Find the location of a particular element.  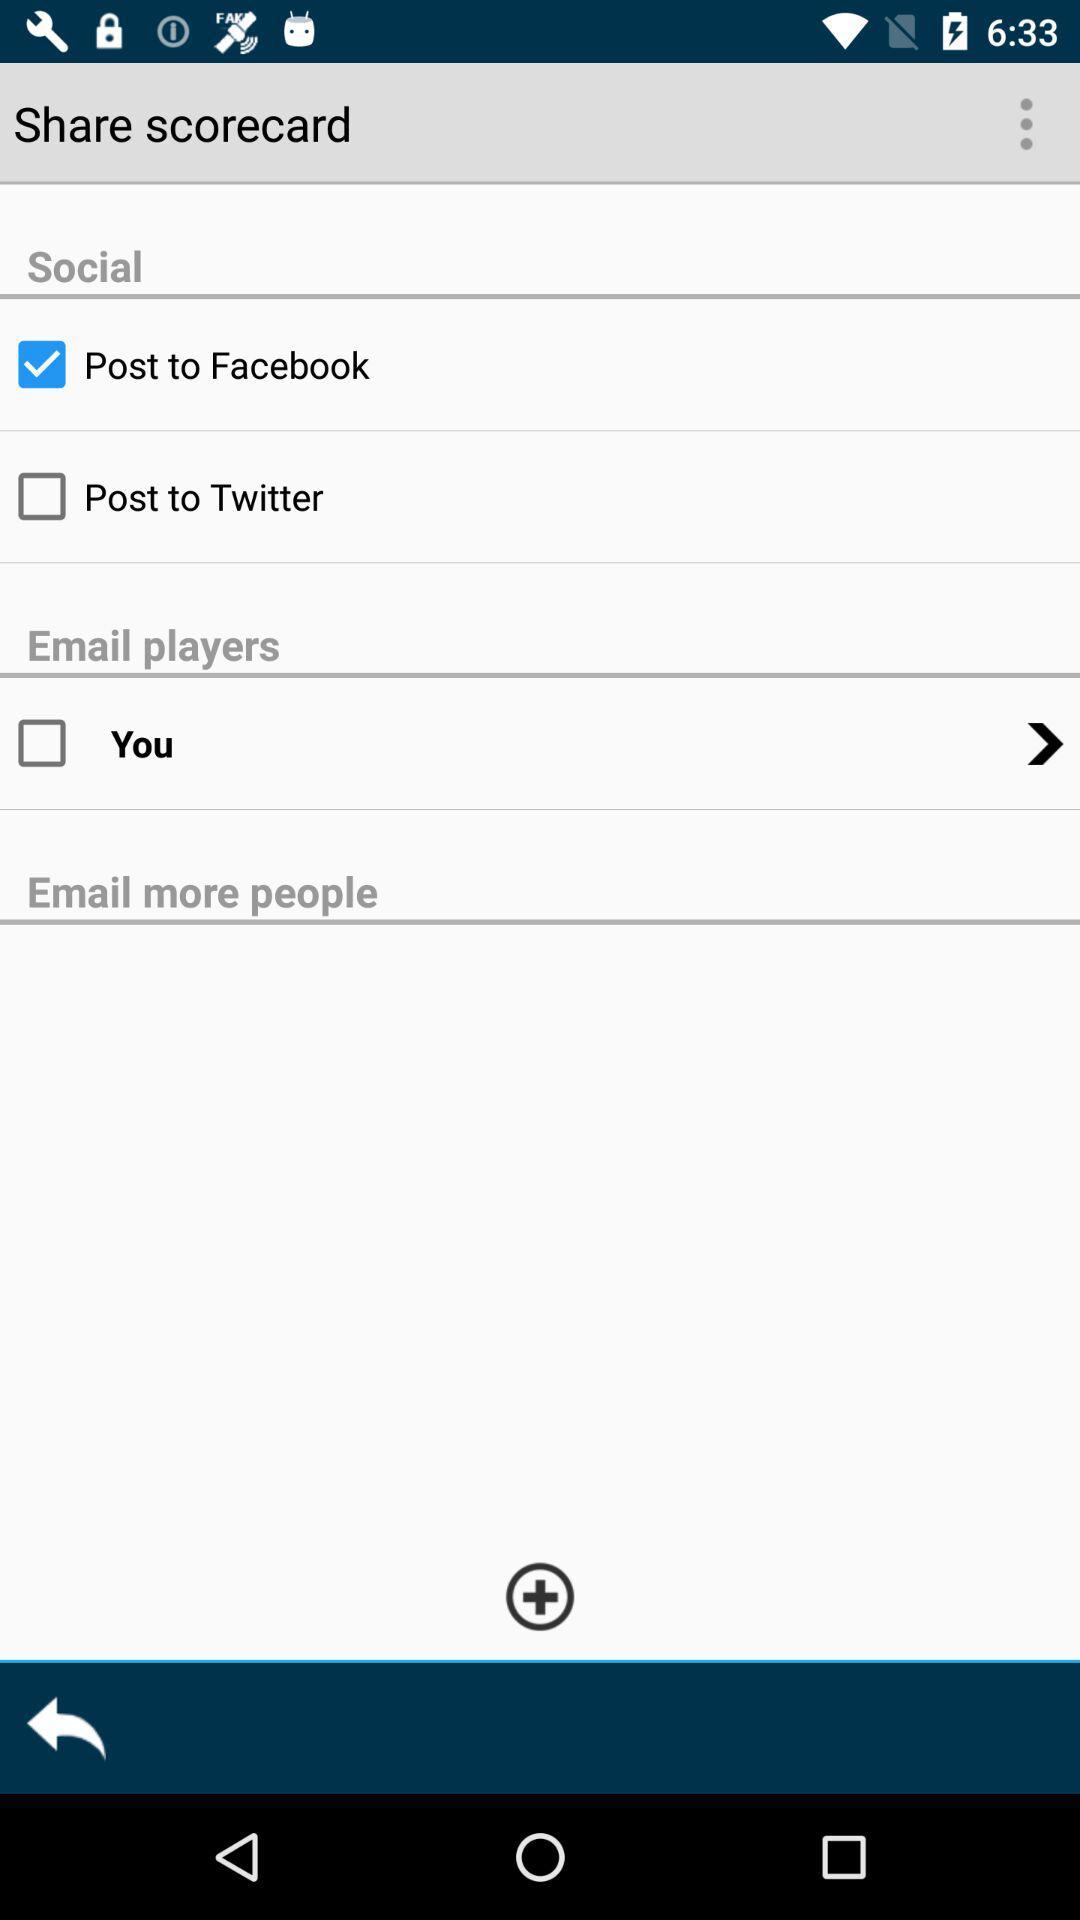

the reply icon is located at coordinates (64, 1727).